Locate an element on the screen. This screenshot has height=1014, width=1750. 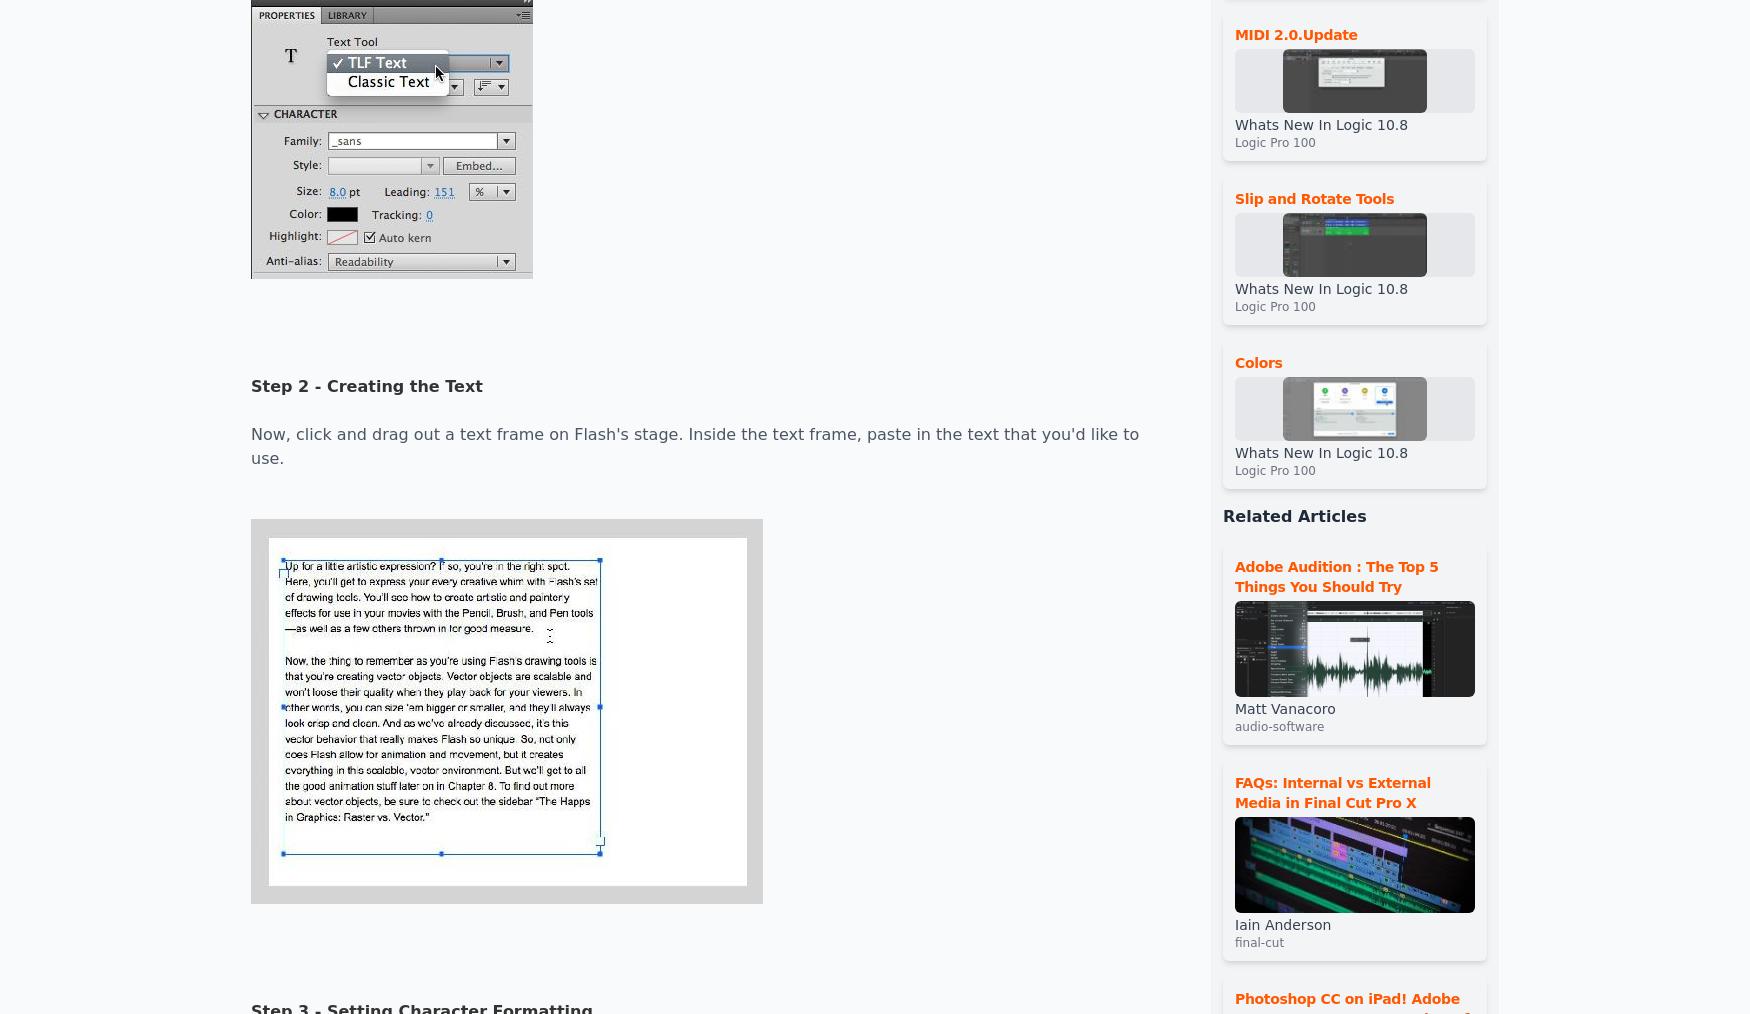
'Related Articles' is located at coordinates (1223, 515).